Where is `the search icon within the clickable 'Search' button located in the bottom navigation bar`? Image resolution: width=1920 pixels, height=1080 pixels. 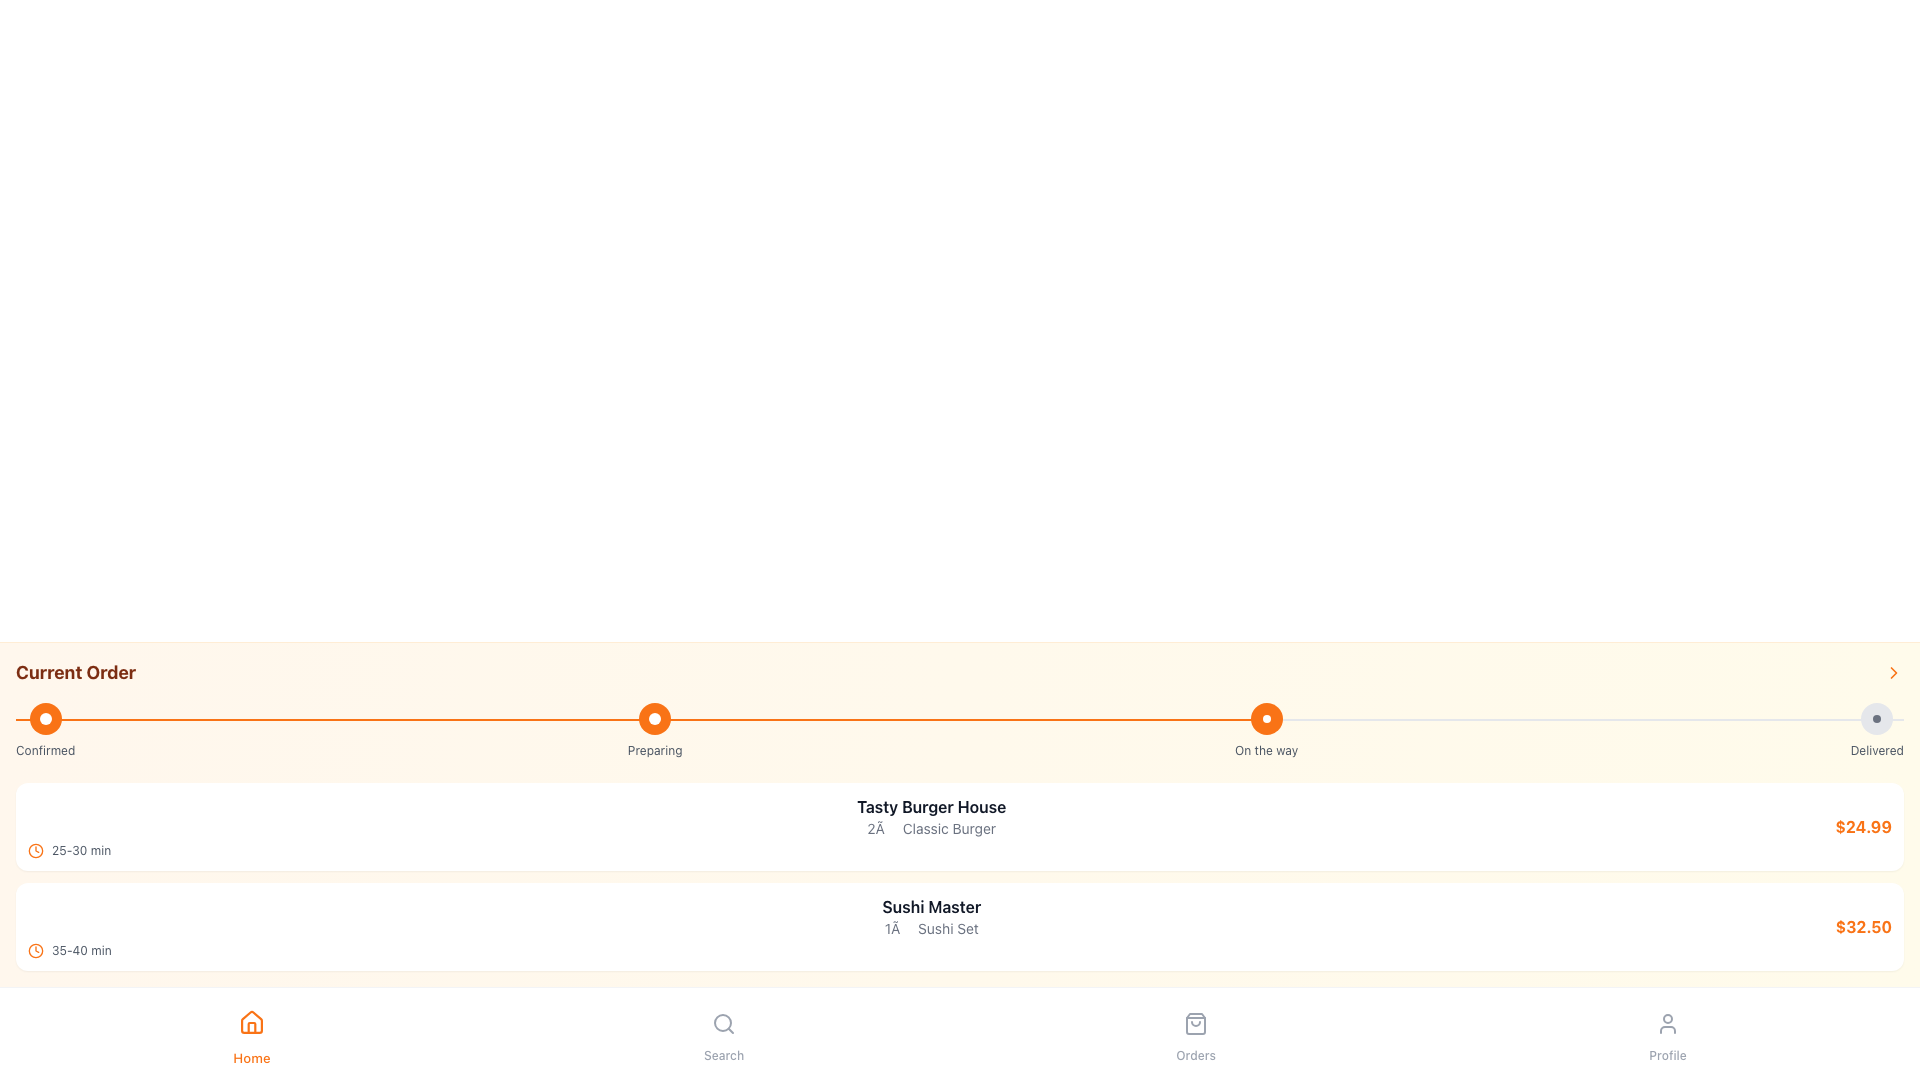 the search icon within the clickable 'Search' button located in the bottom navigation bar is located at coordinates (723, 1023).